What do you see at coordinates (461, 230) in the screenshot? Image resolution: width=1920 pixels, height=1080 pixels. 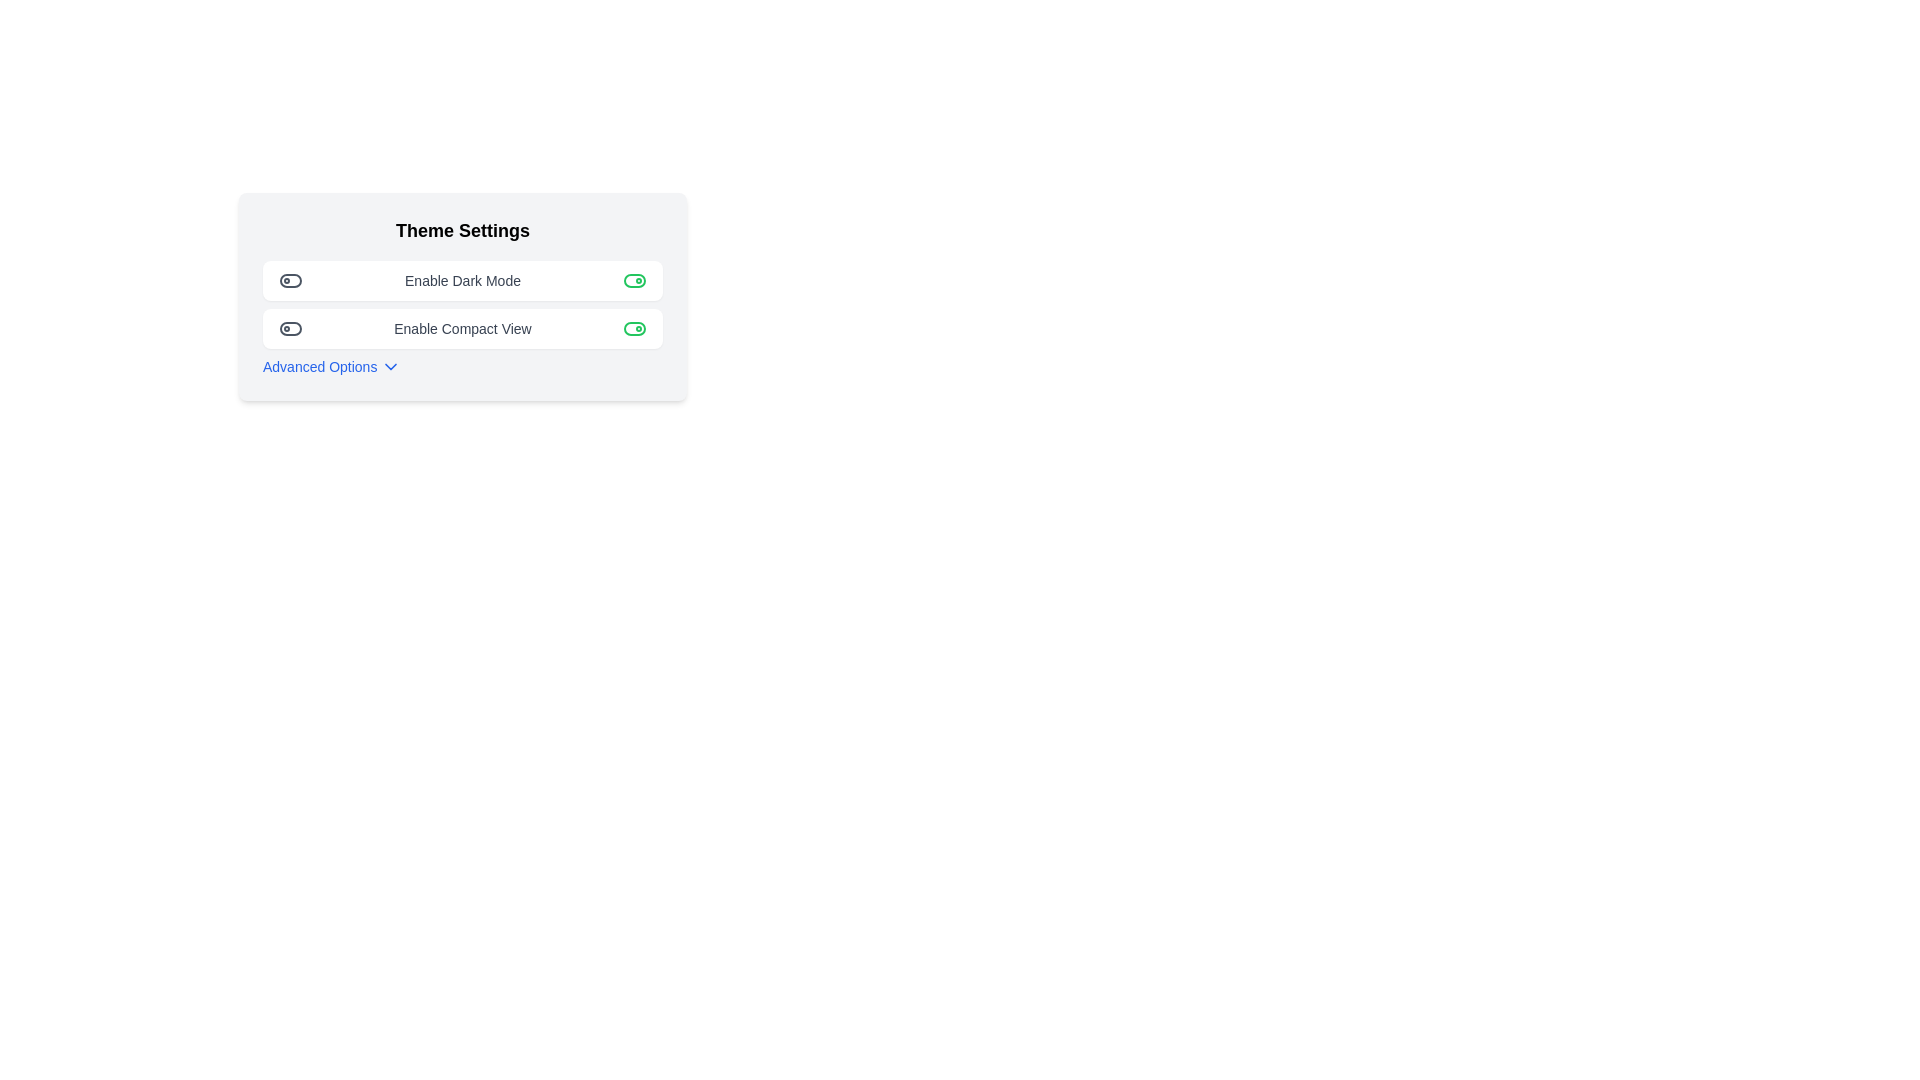 I see `the 'Theme Settings' label at the top of the settings interface, which is styled with bold and larger font size` at bounding box center [461, 230].